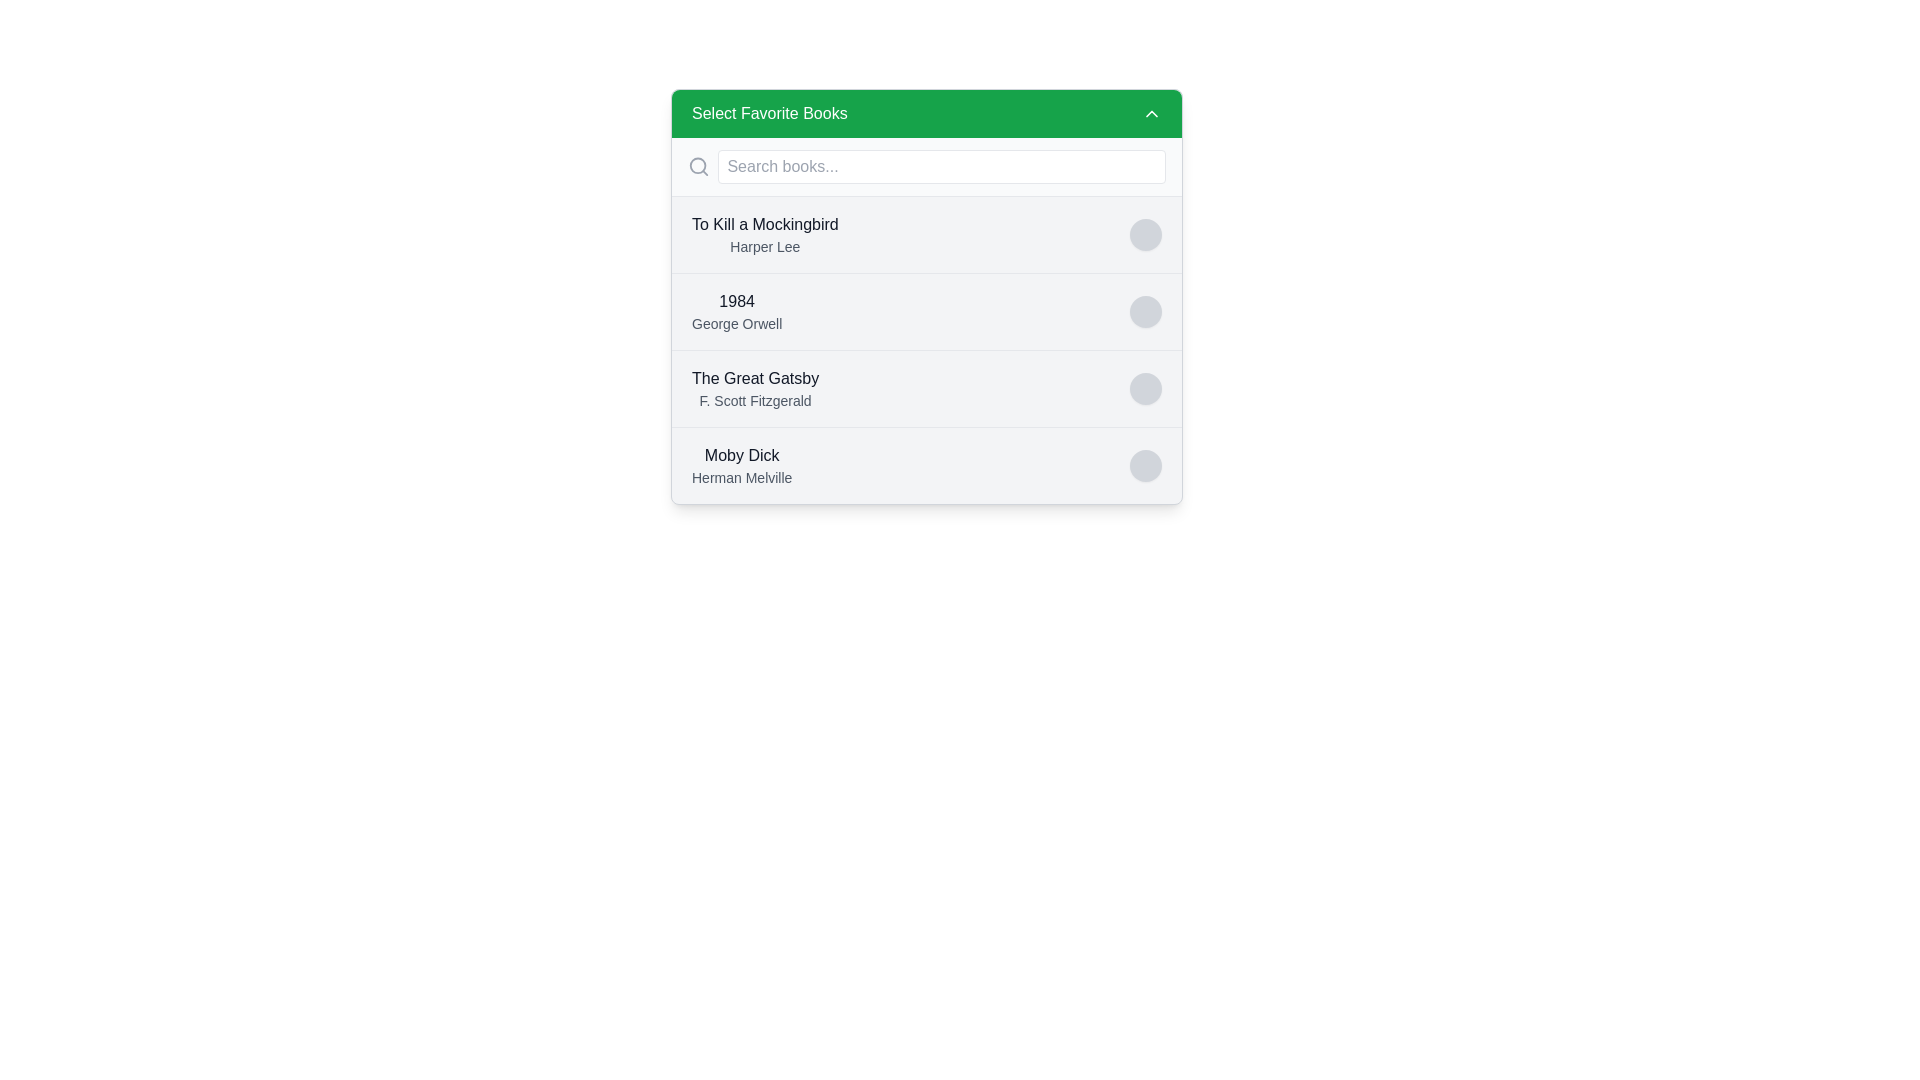 The height and width of the screenshot is (1080, 1920). Describe the element at coordinates (925, 311) in the screenshot. I see `the circular action button of the second book entry in the list, which represents a book with a title and author` at that location.